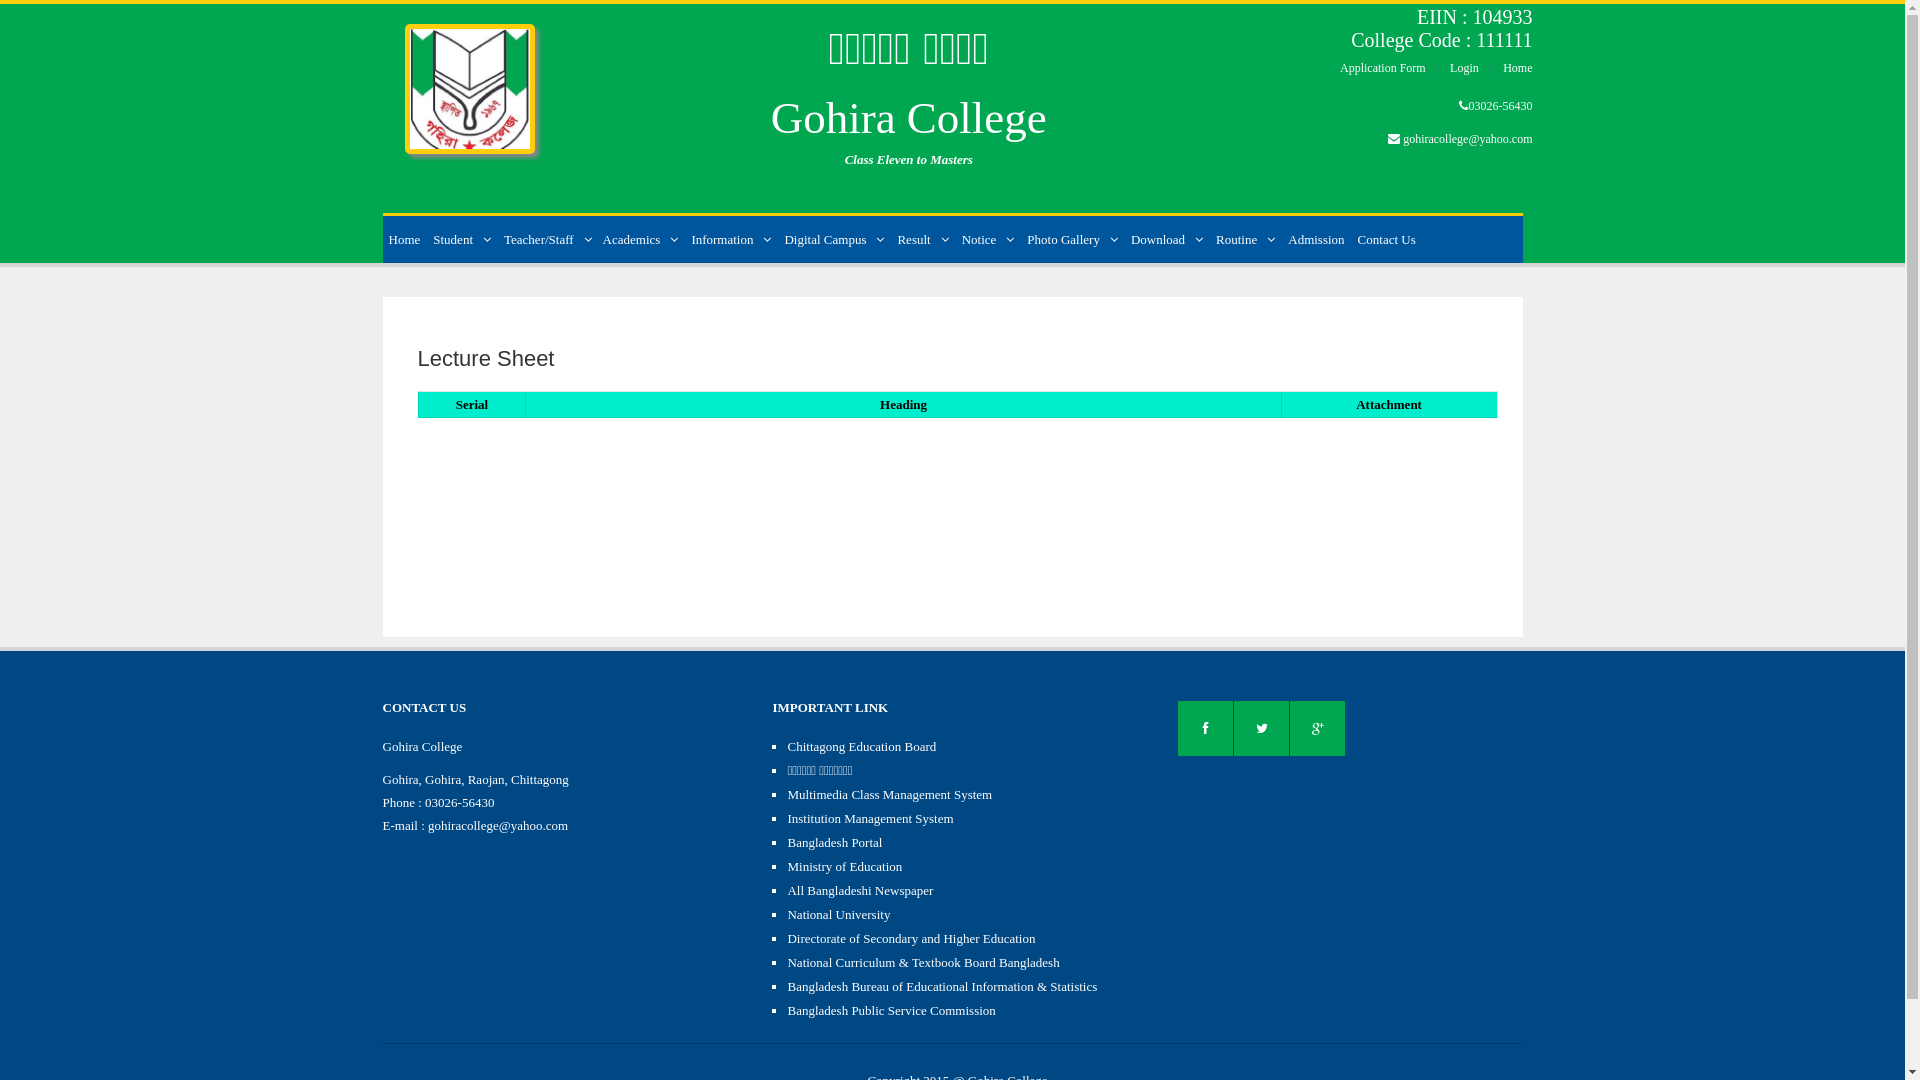 Image resolution: width=1920 pixels, height=1080 pixels. What do you see at coordinates (1386, 238) in the screenshot?
I see `'Contact Us'` at bounding box center [1386, 238].